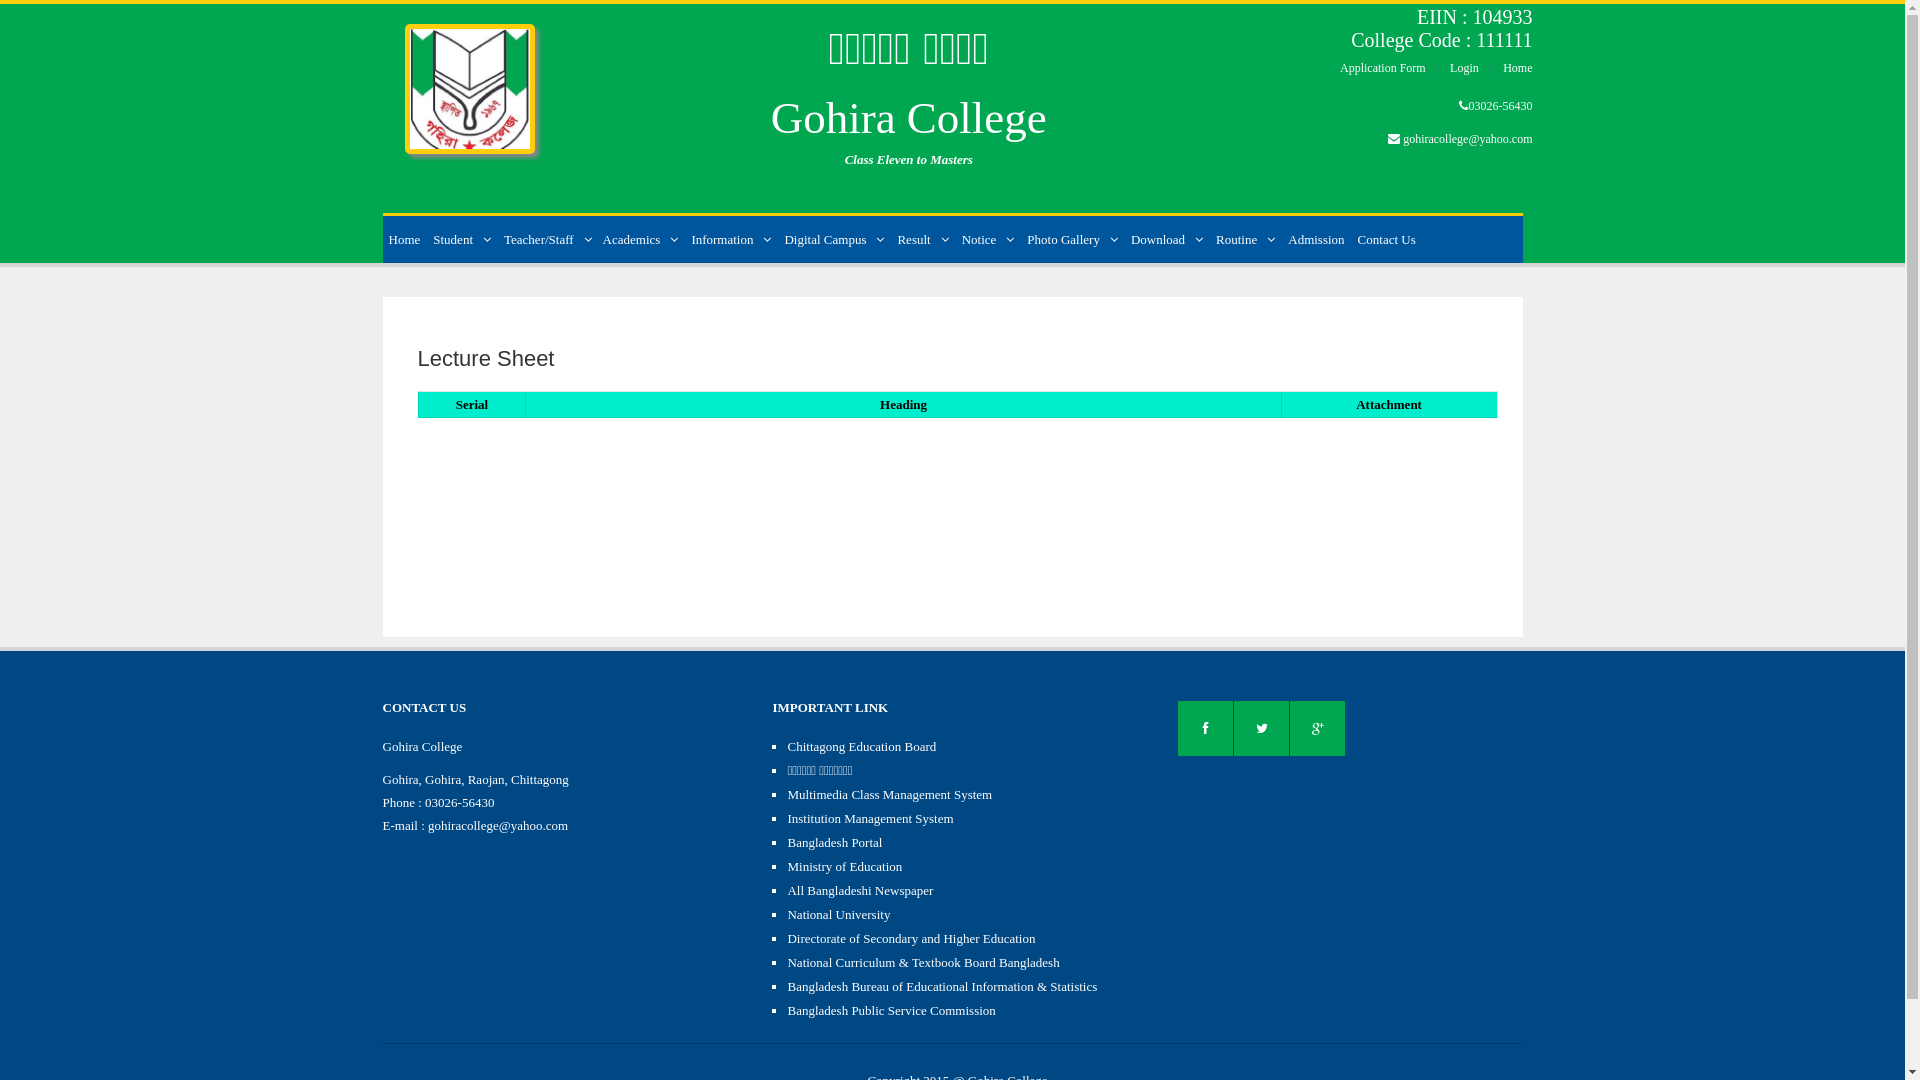 Image resolution: width=1920 pixels, height=1080 pixels. What do you see at coordinates (1386, 238) in the screenshot?
I see `'Contact Us'` at bounding box center [1386, 238].